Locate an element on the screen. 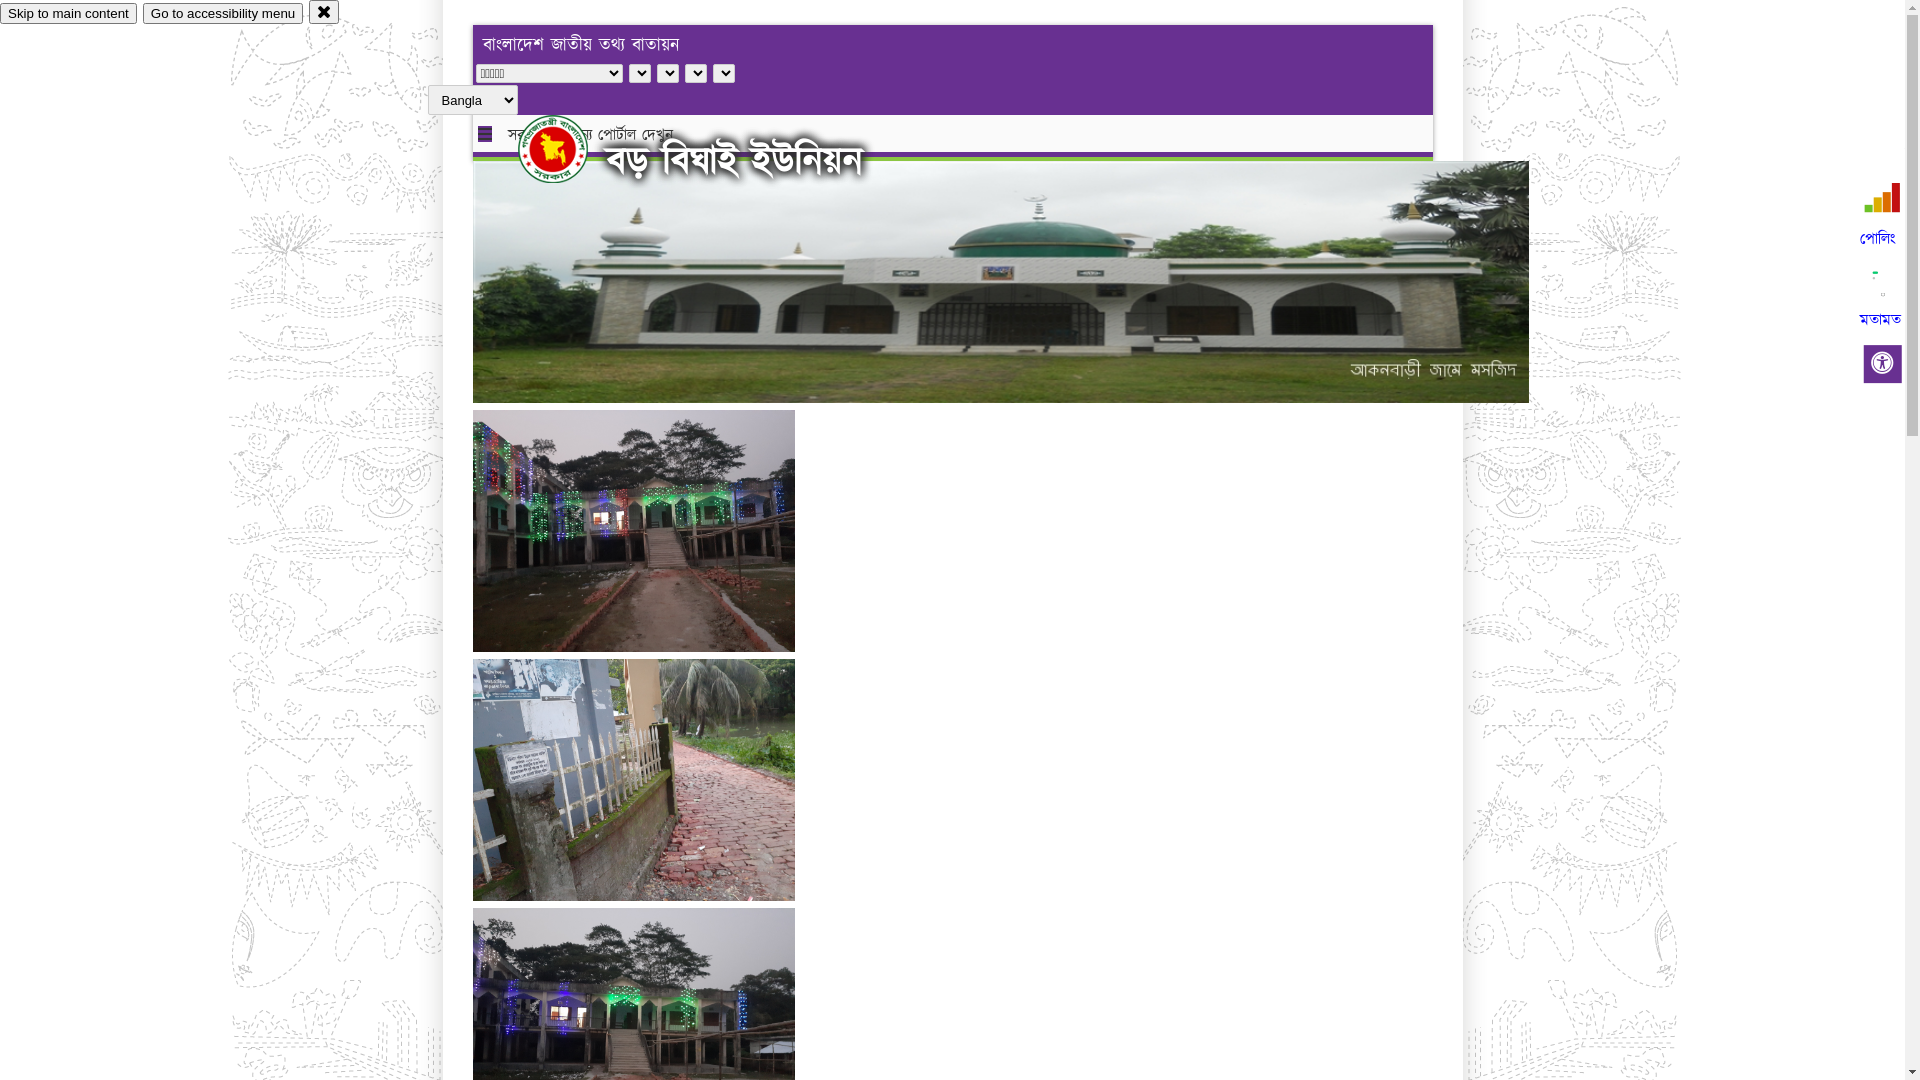 The image size is (1920, 1080). 'Skip to main content' is located at coordinates (68, 13).